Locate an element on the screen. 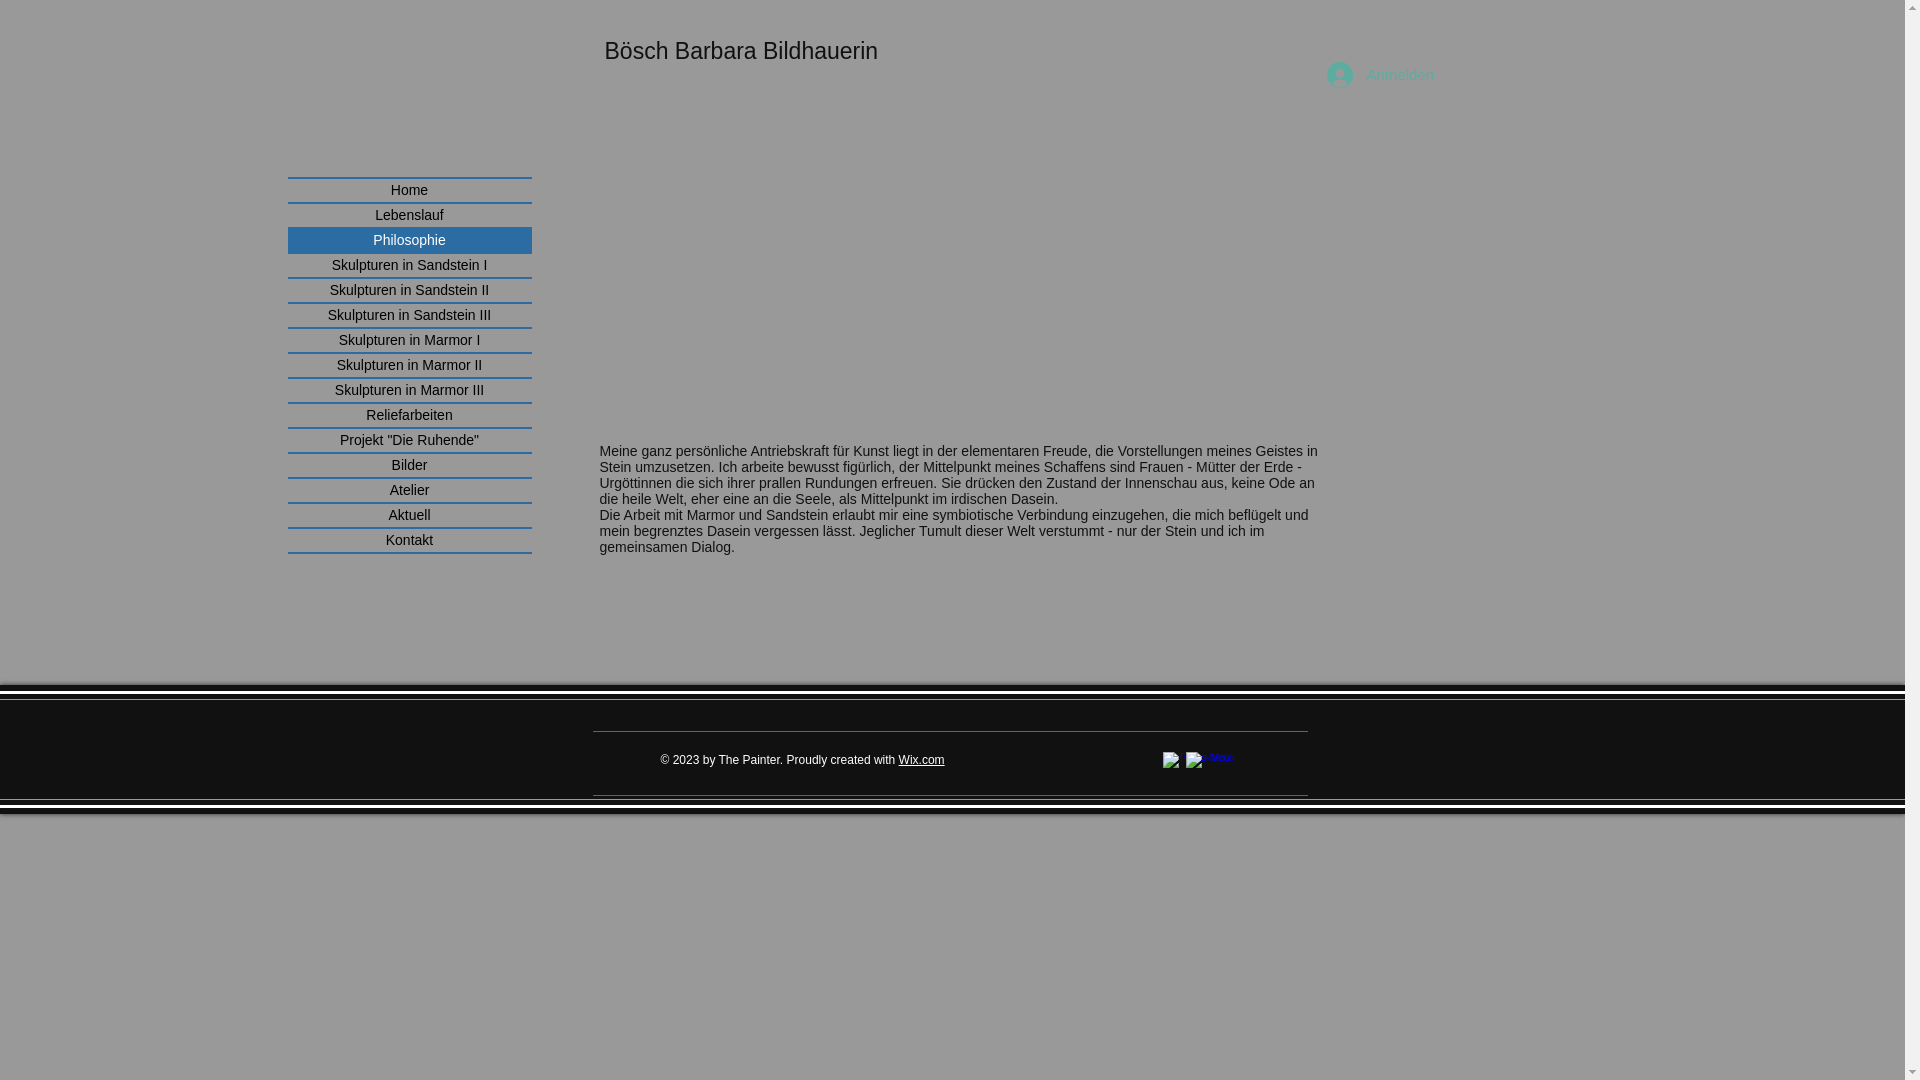 Image resolution: width=1920 pixels, height=1080 pixels. 'Skulpturen in Sandstein II' is located at coordinates (408, 290).